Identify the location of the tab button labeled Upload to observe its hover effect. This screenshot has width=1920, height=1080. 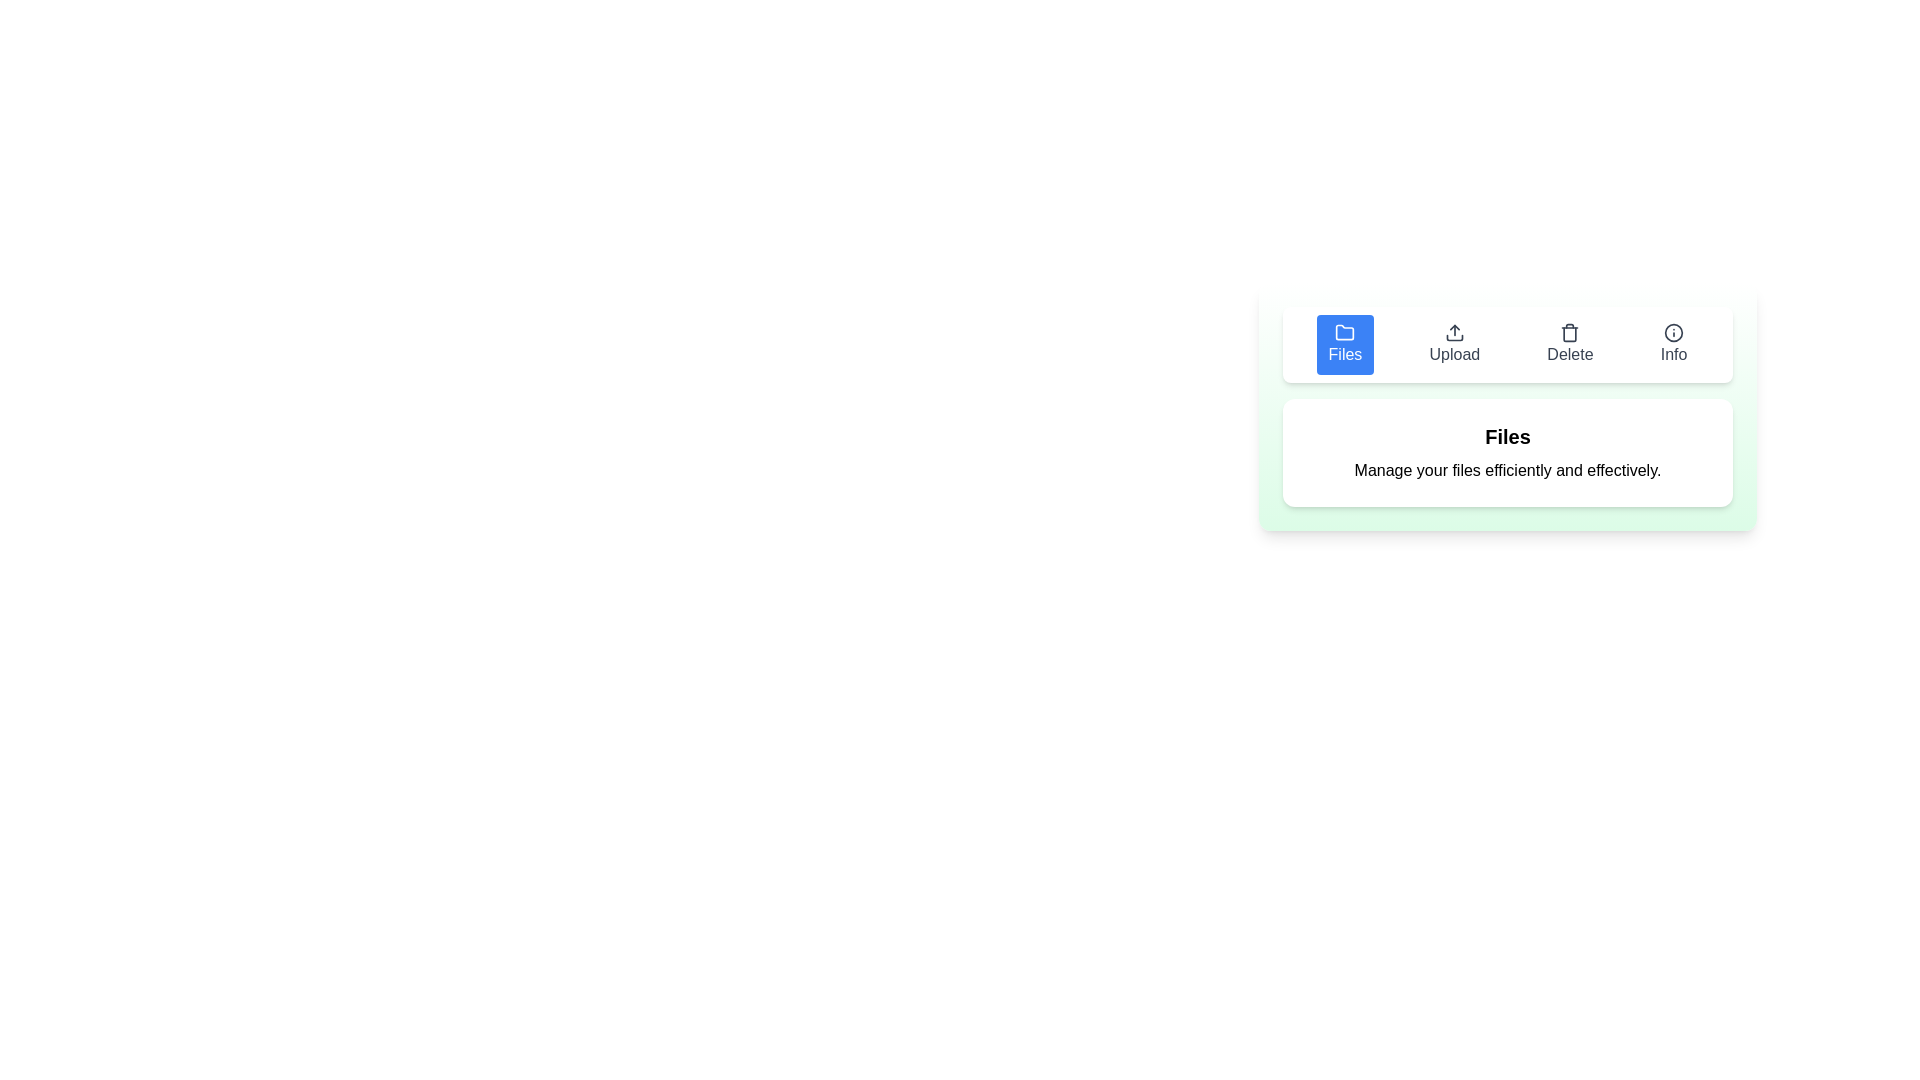
(1454, 343).